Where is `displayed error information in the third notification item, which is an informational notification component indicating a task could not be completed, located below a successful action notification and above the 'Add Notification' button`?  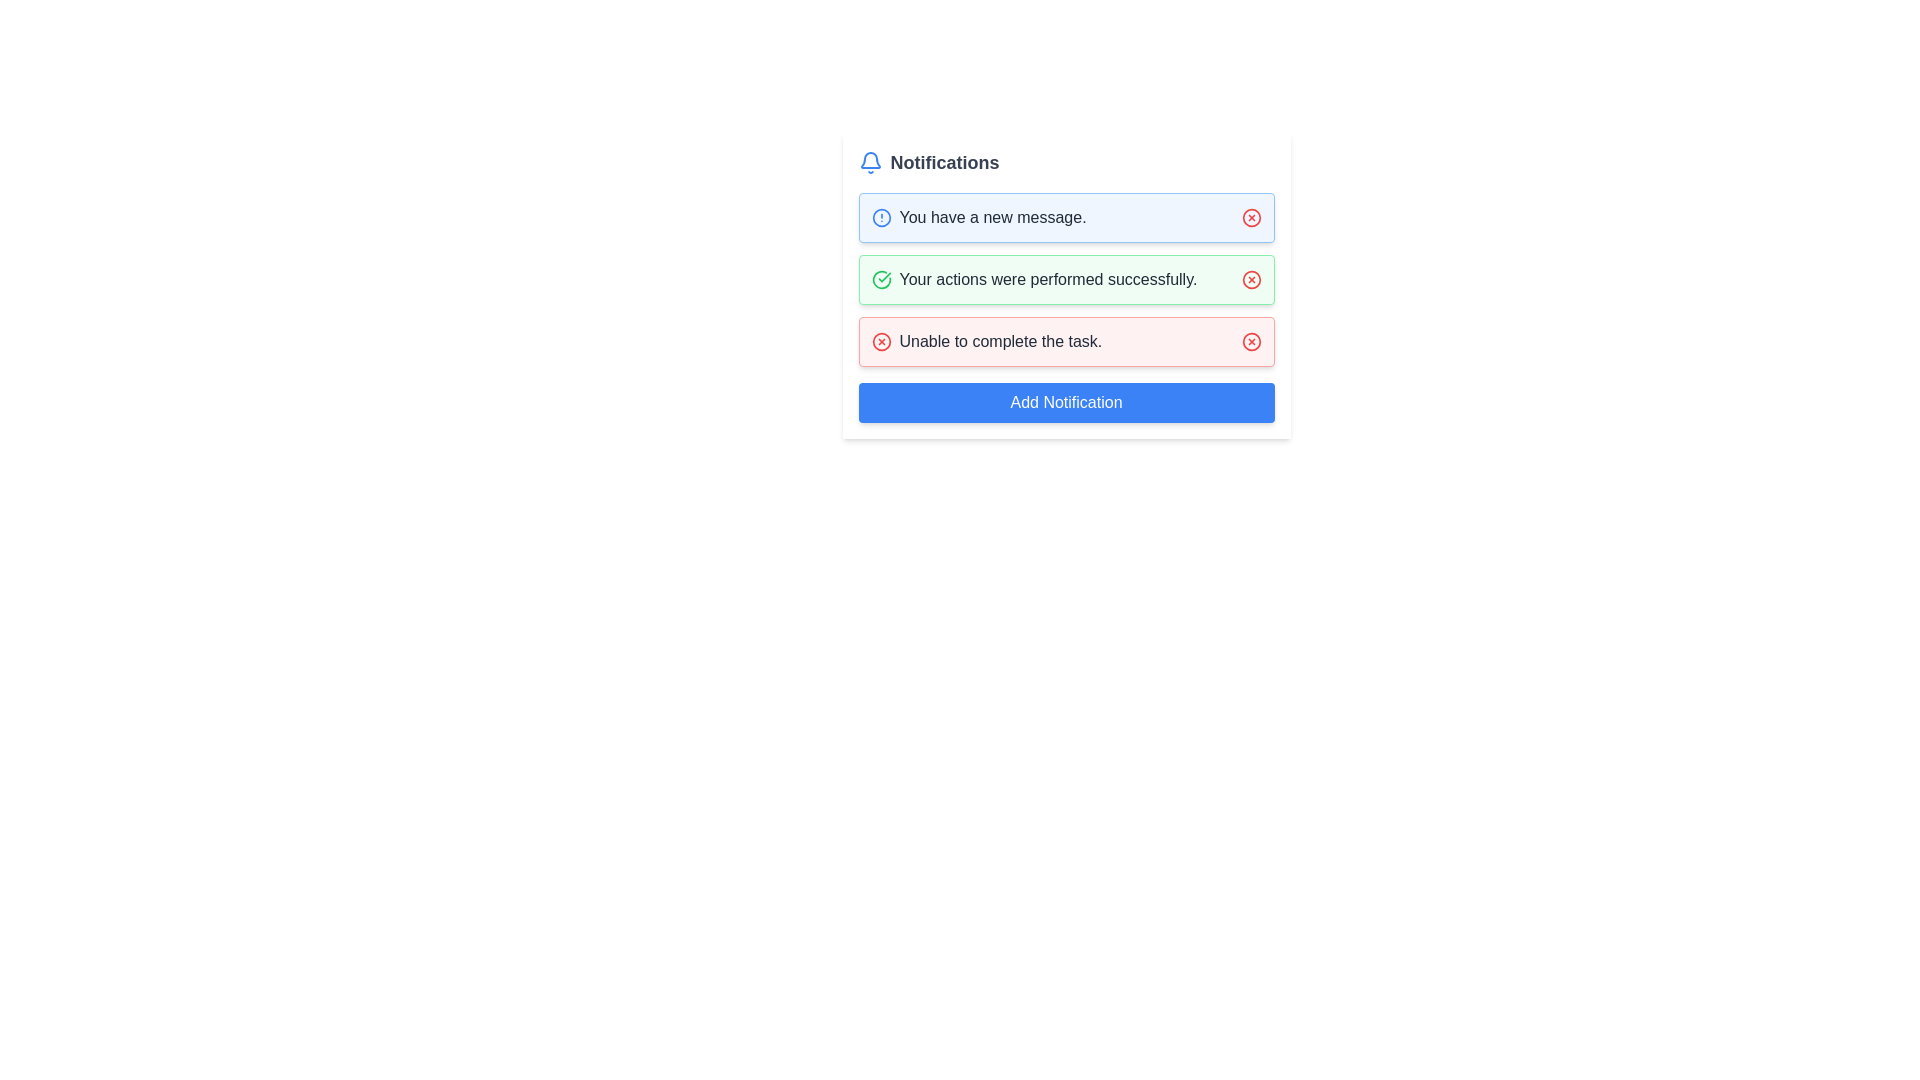
displayed error information in the third notification item, which is an informational notification component indicating a task could not be completed, located below a successful action notification and above the 'Add Notification' button is located at coordinates (1065, 341).